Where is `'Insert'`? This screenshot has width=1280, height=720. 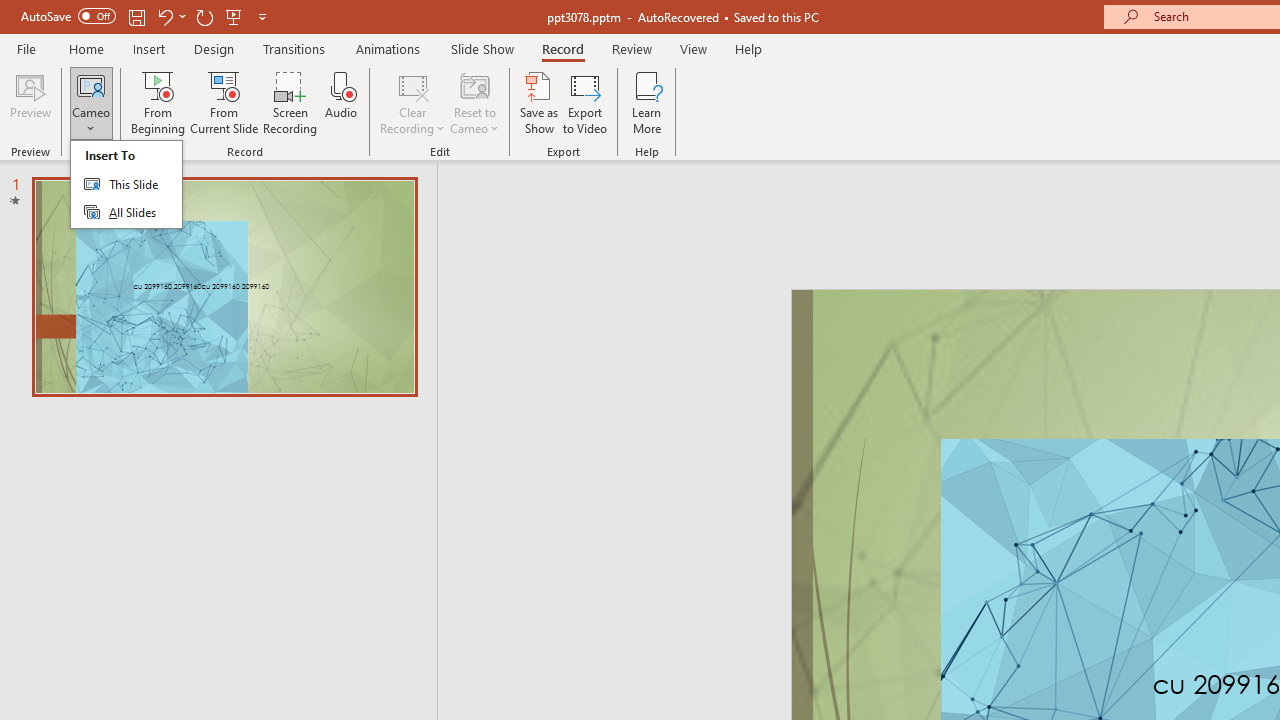
'Insert' is located at coordinates (148, 48).